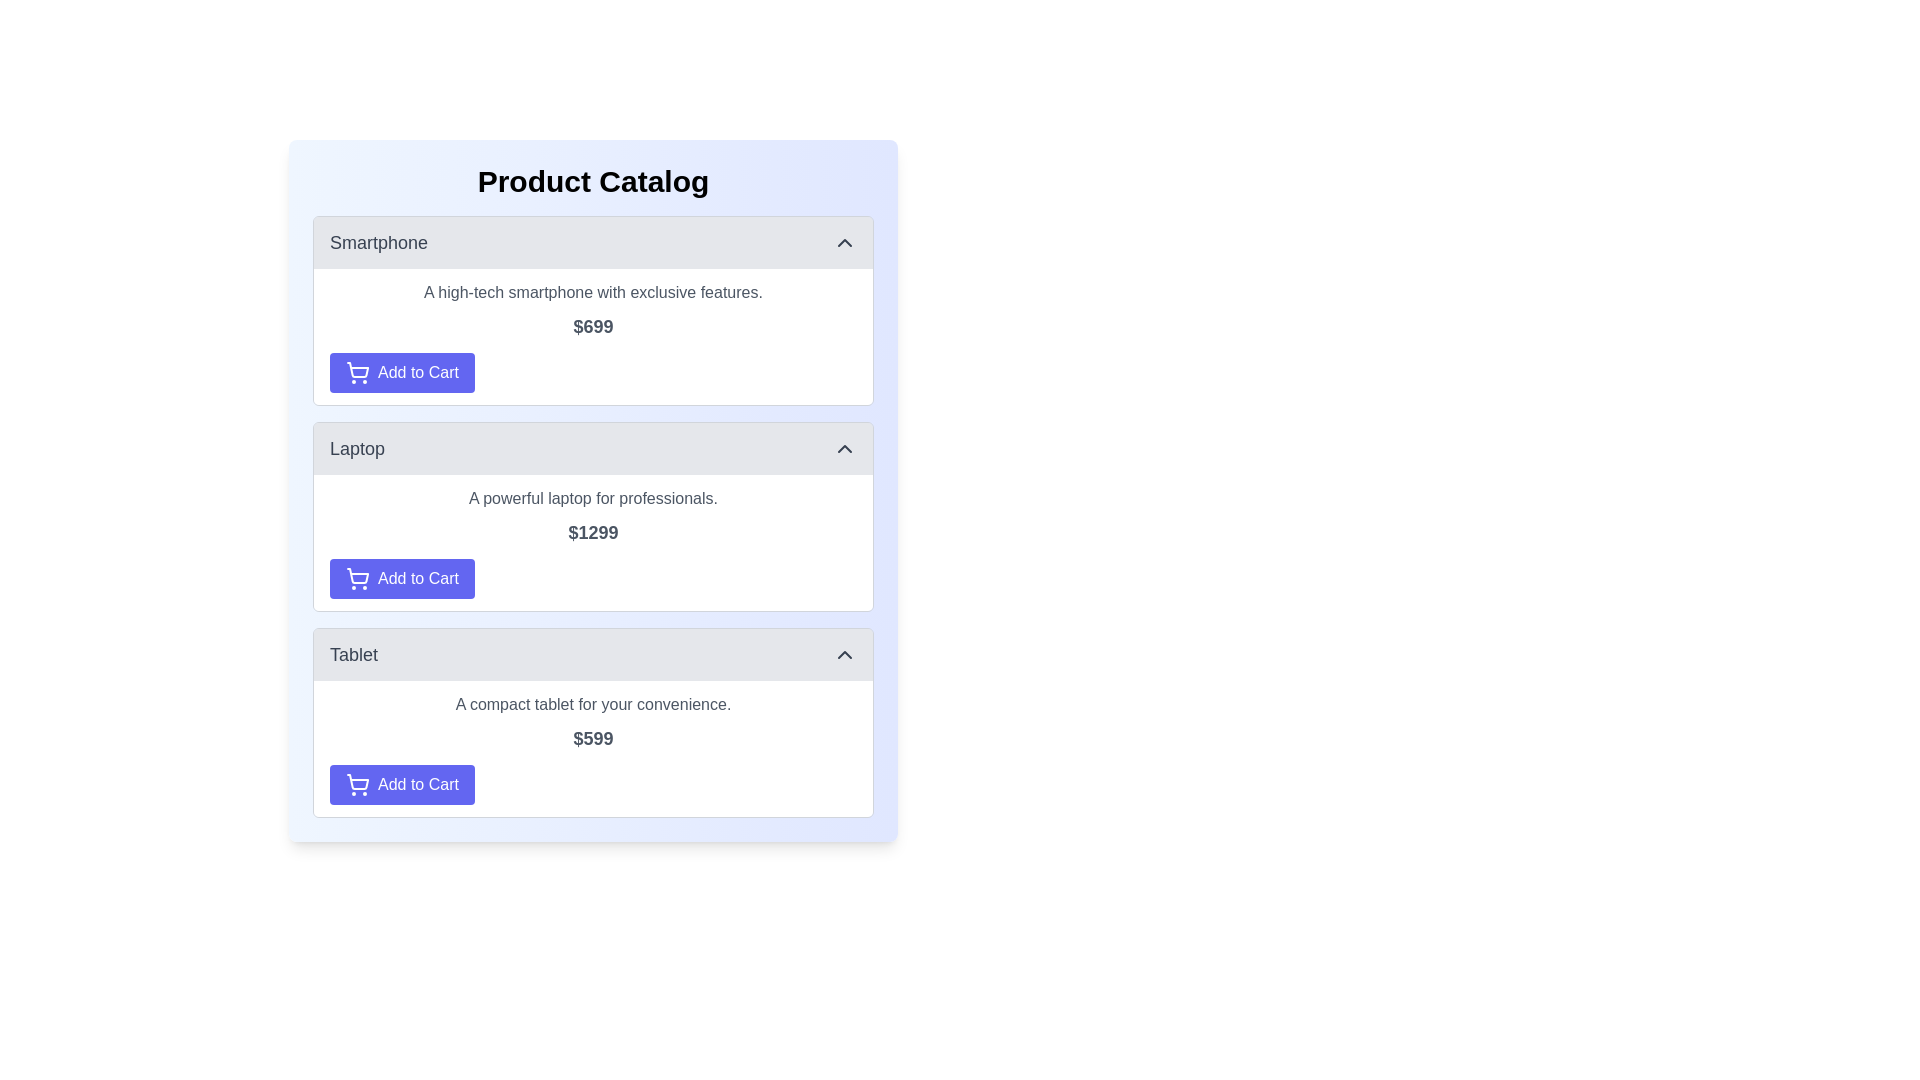  Describe the element at coordinates (844, 242) in the screenshot. I see `the upward-pointing chevron-style arrow icon located in the top-right corner of the 'Smartphone' panel` at that location.